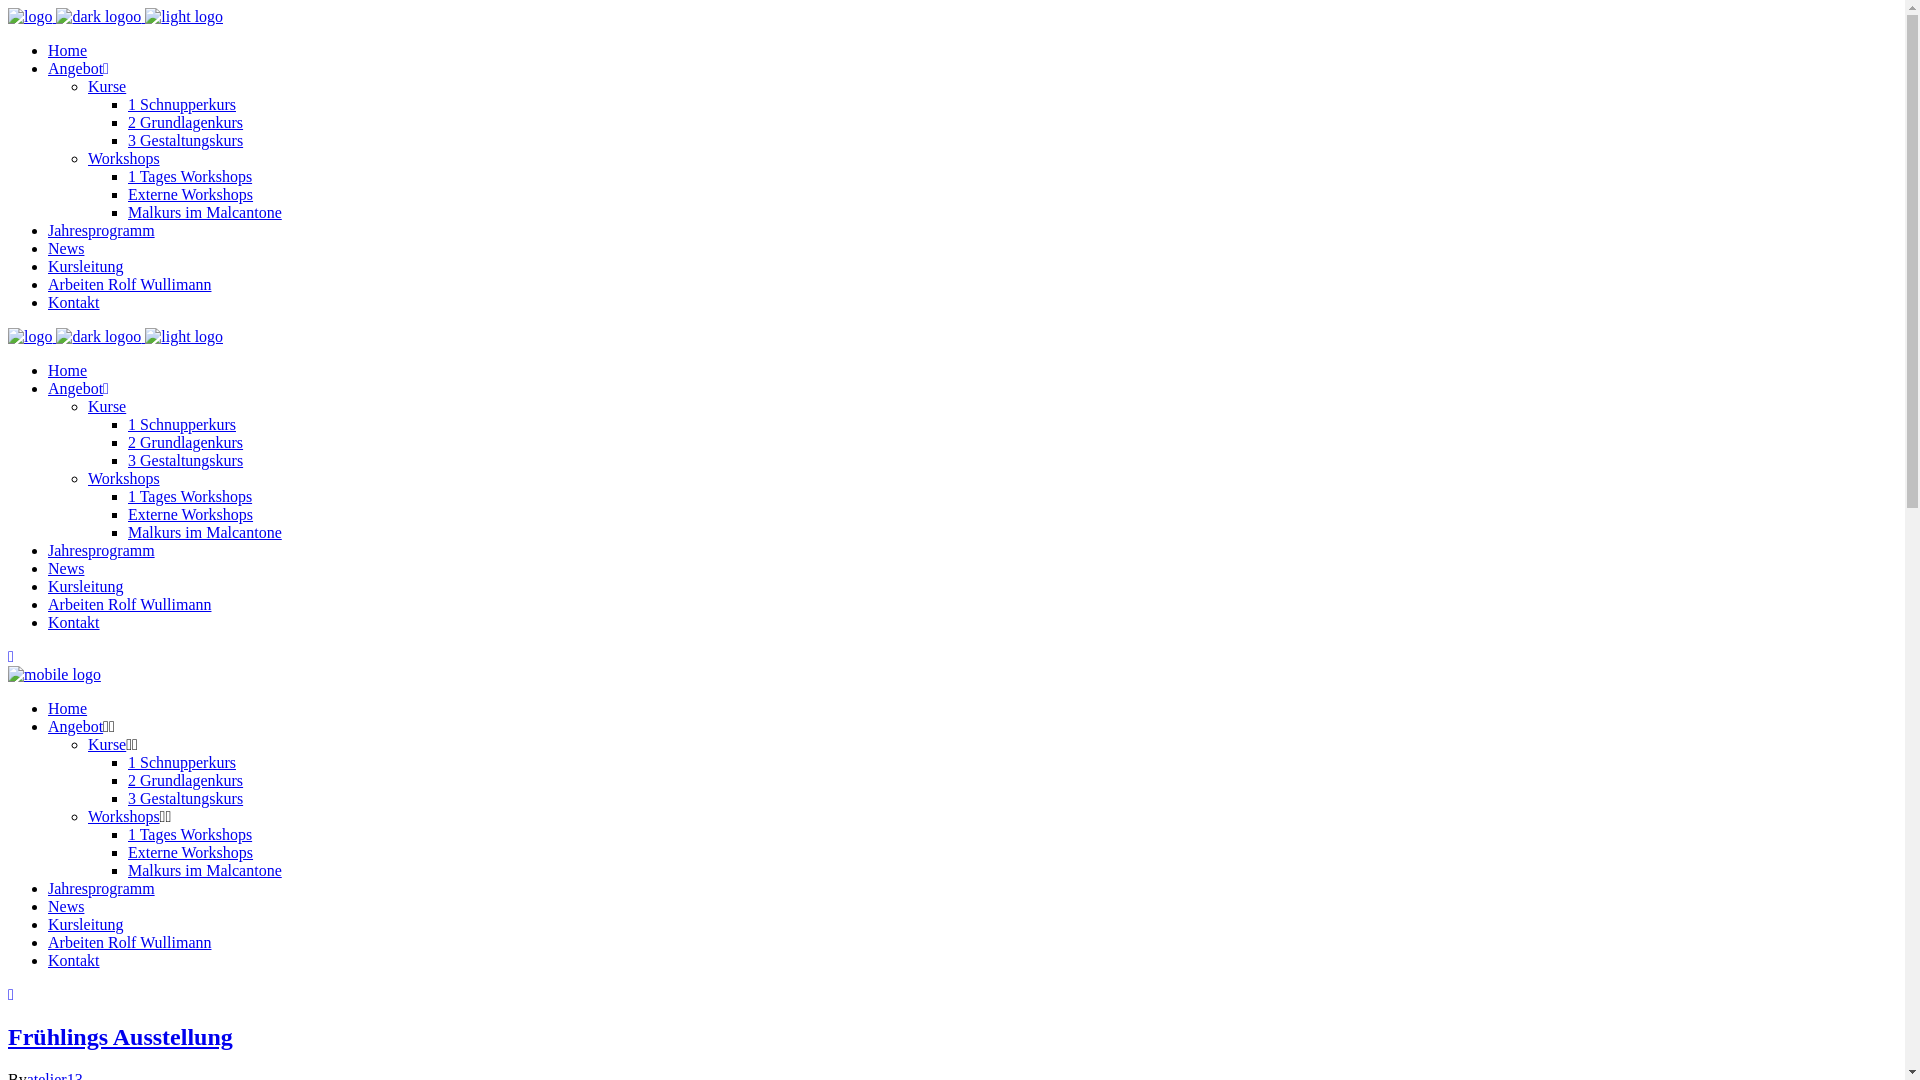 The height and width of the screenshot is (1080, 1920). Describe the element at coordinates (75, 726) in the screenshot. I see `'Angebot'` at that location.